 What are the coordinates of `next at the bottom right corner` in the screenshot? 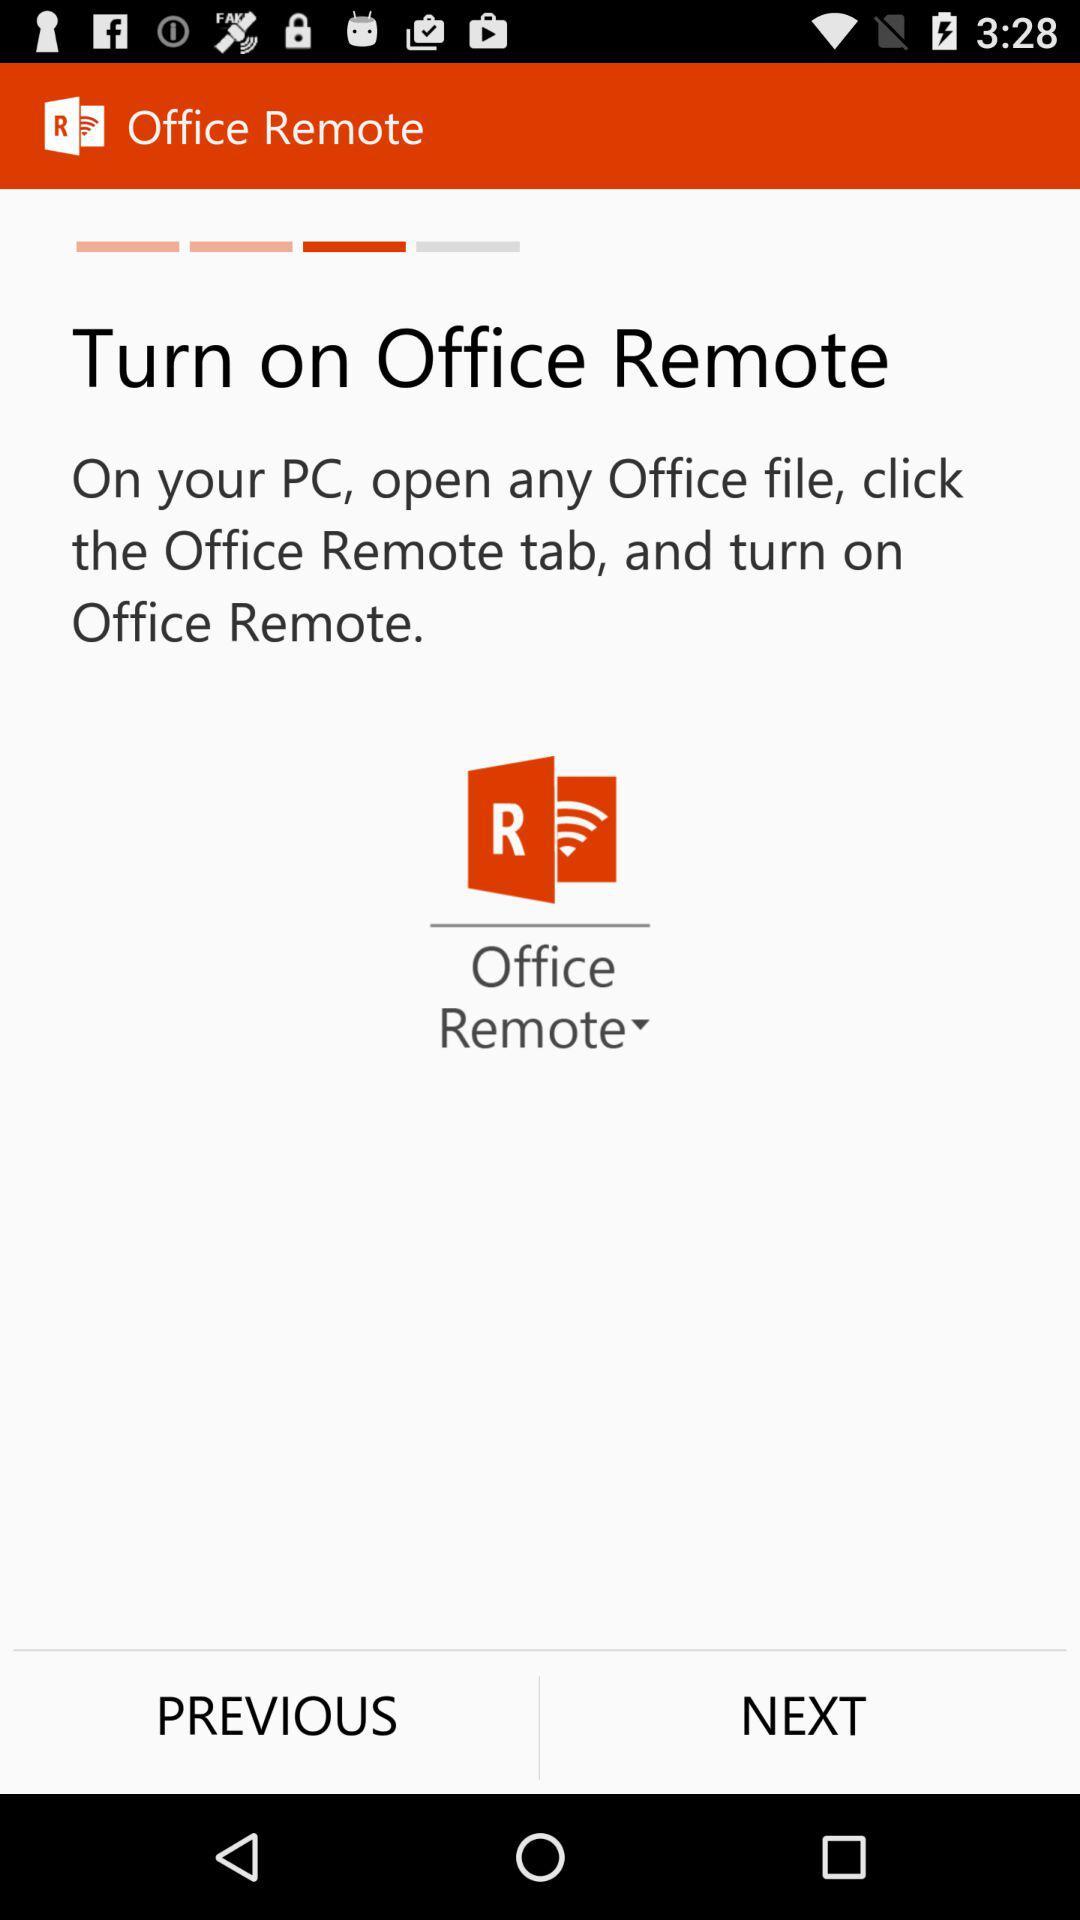 It's located at (802, 1713).